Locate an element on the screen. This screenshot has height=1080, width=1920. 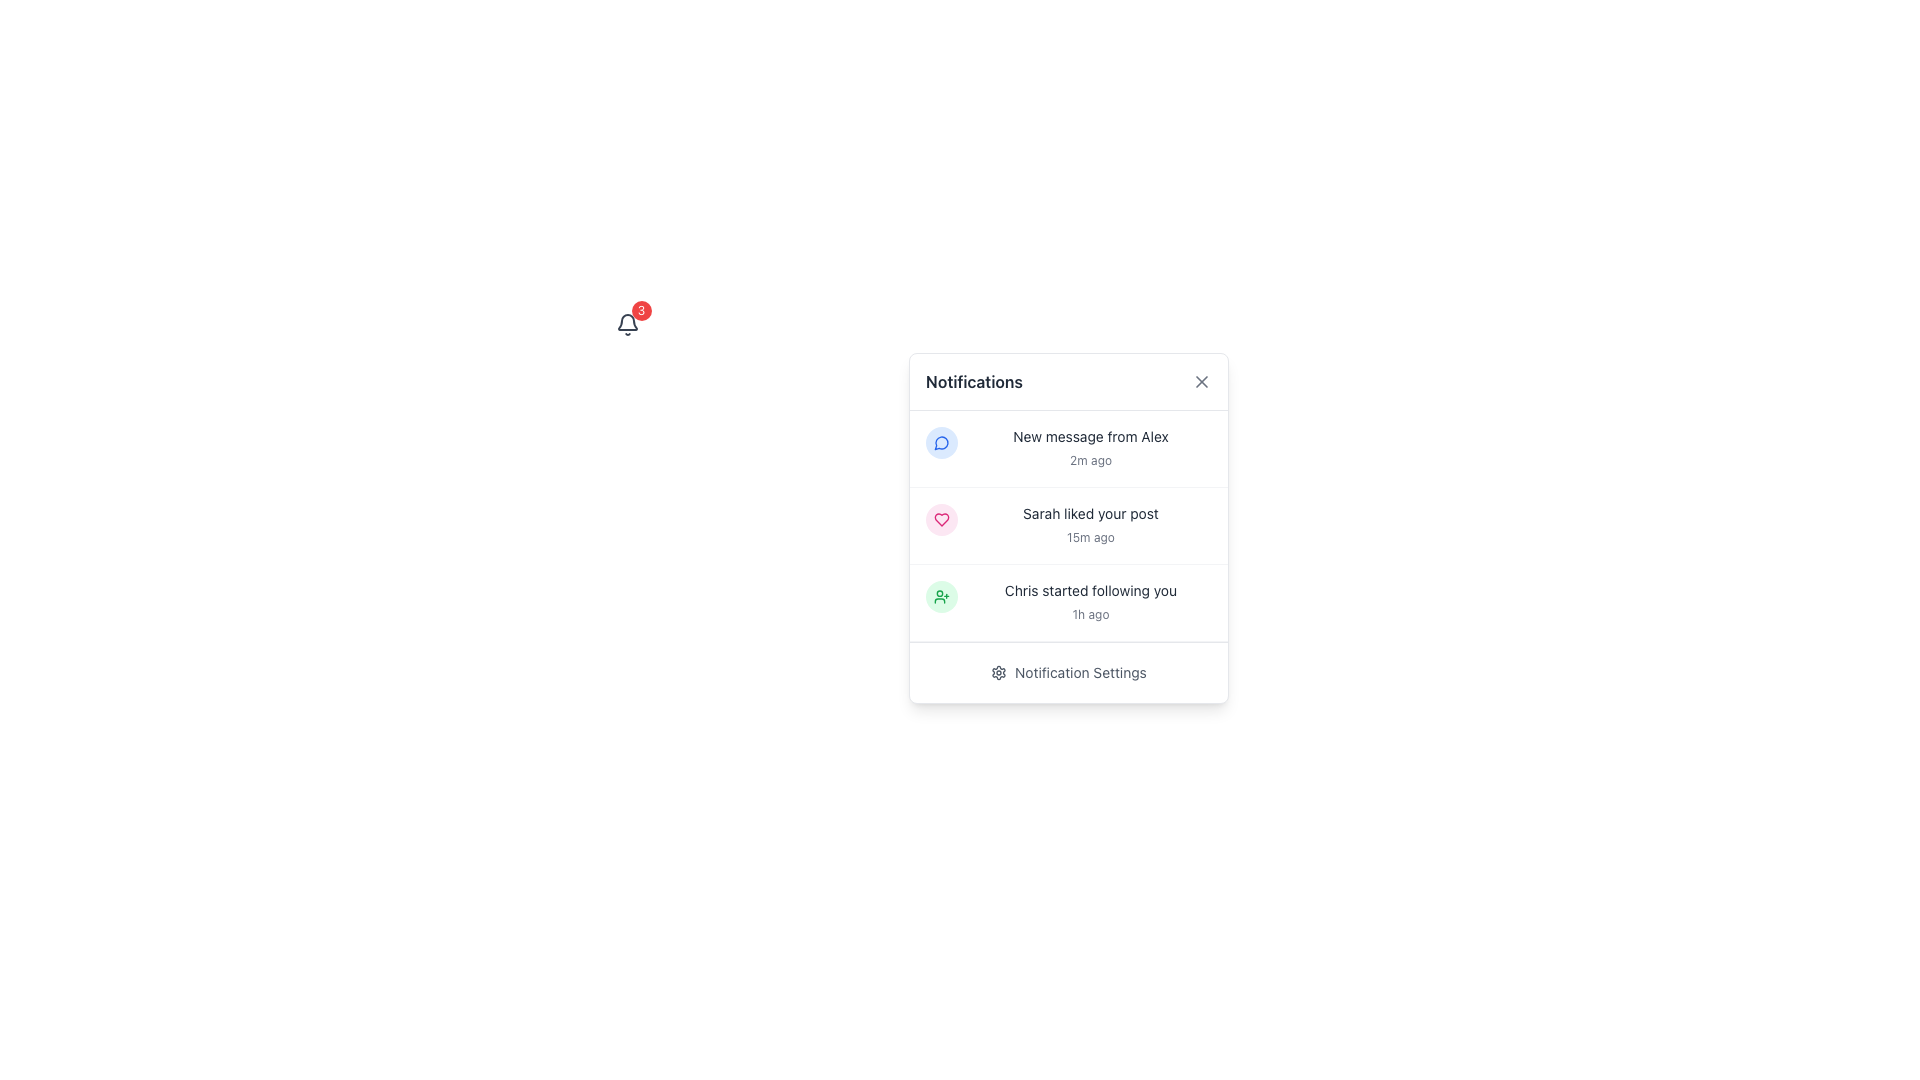
the static text element that serves as the title for the notification section, located at the top-left of the notification panel is located at coordinates (974, 381).